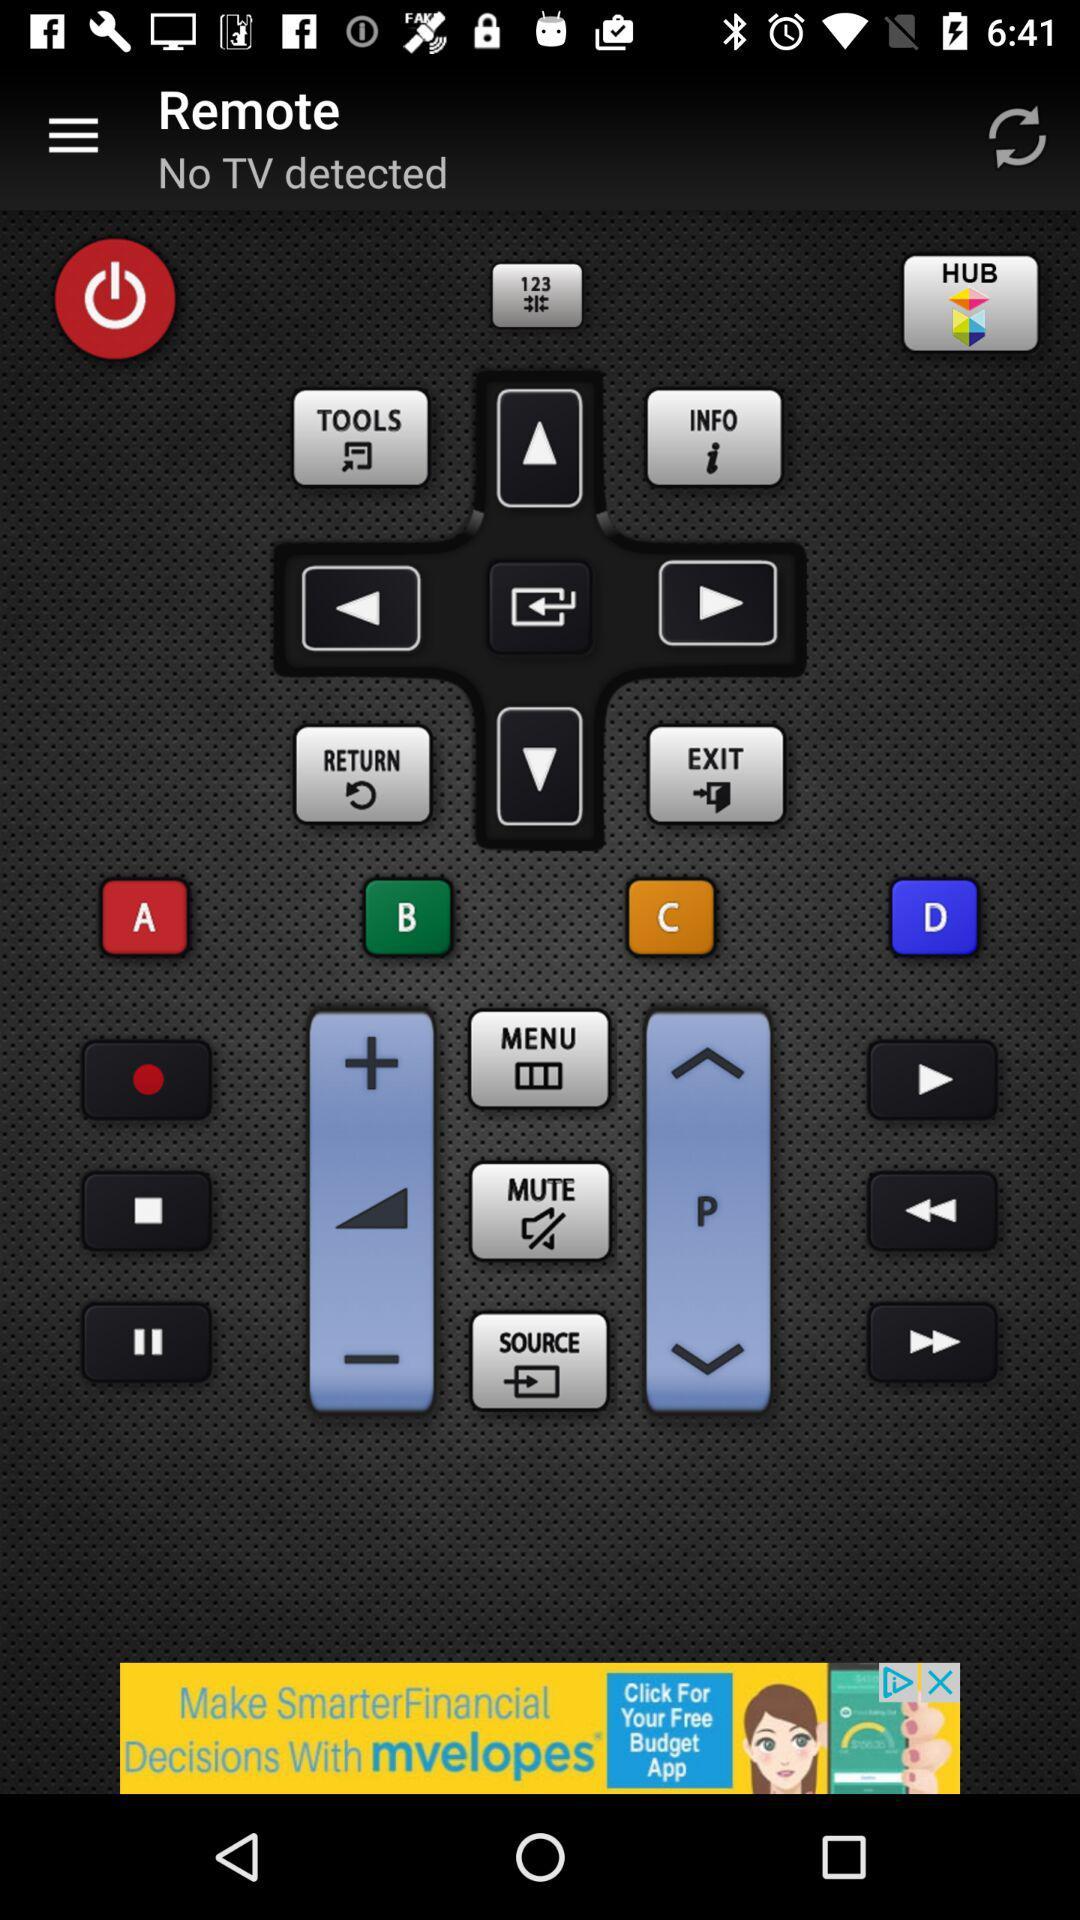 This screenshot has height=1920, width=1080. I want to click on the expand_more icon, so click(540, 765).